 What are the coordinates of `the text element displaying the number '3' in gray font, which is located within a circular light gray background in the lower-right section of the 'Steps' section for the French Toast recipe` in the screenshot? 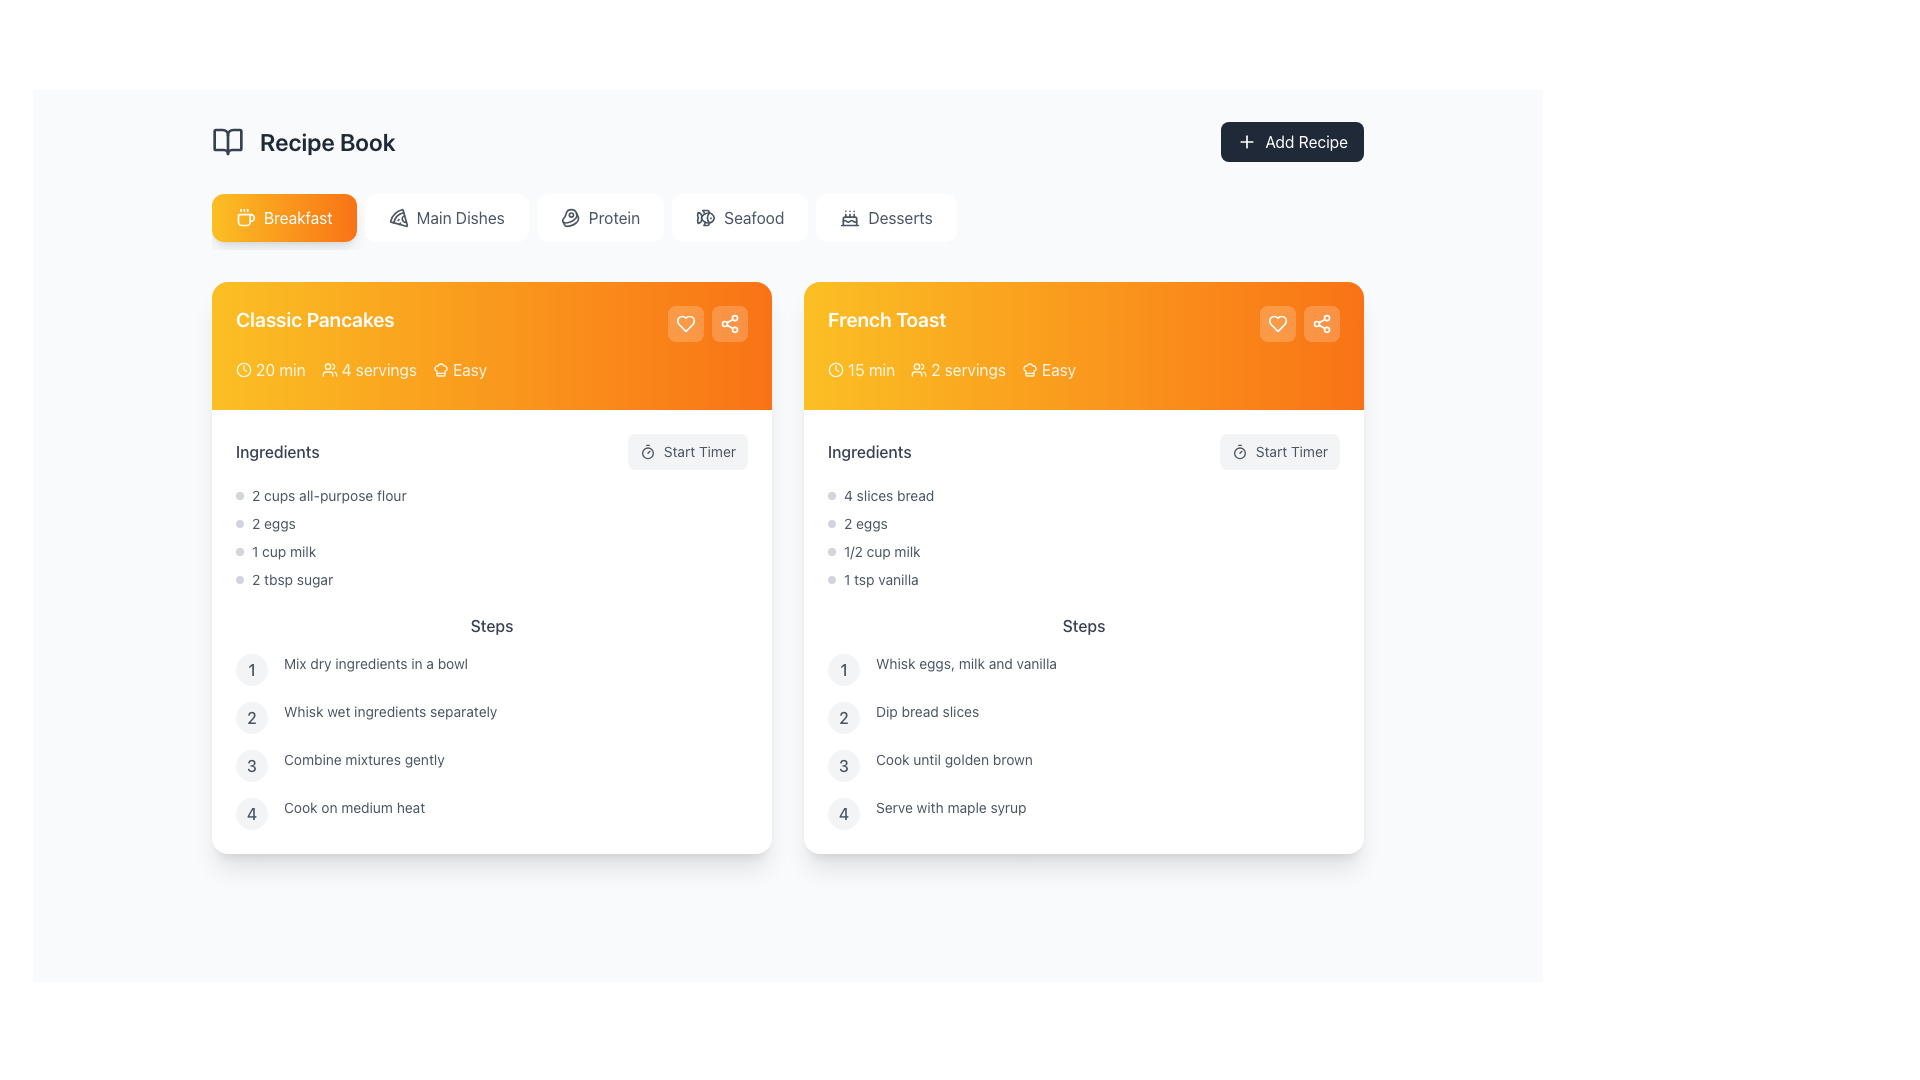 It's located at (844, 765).